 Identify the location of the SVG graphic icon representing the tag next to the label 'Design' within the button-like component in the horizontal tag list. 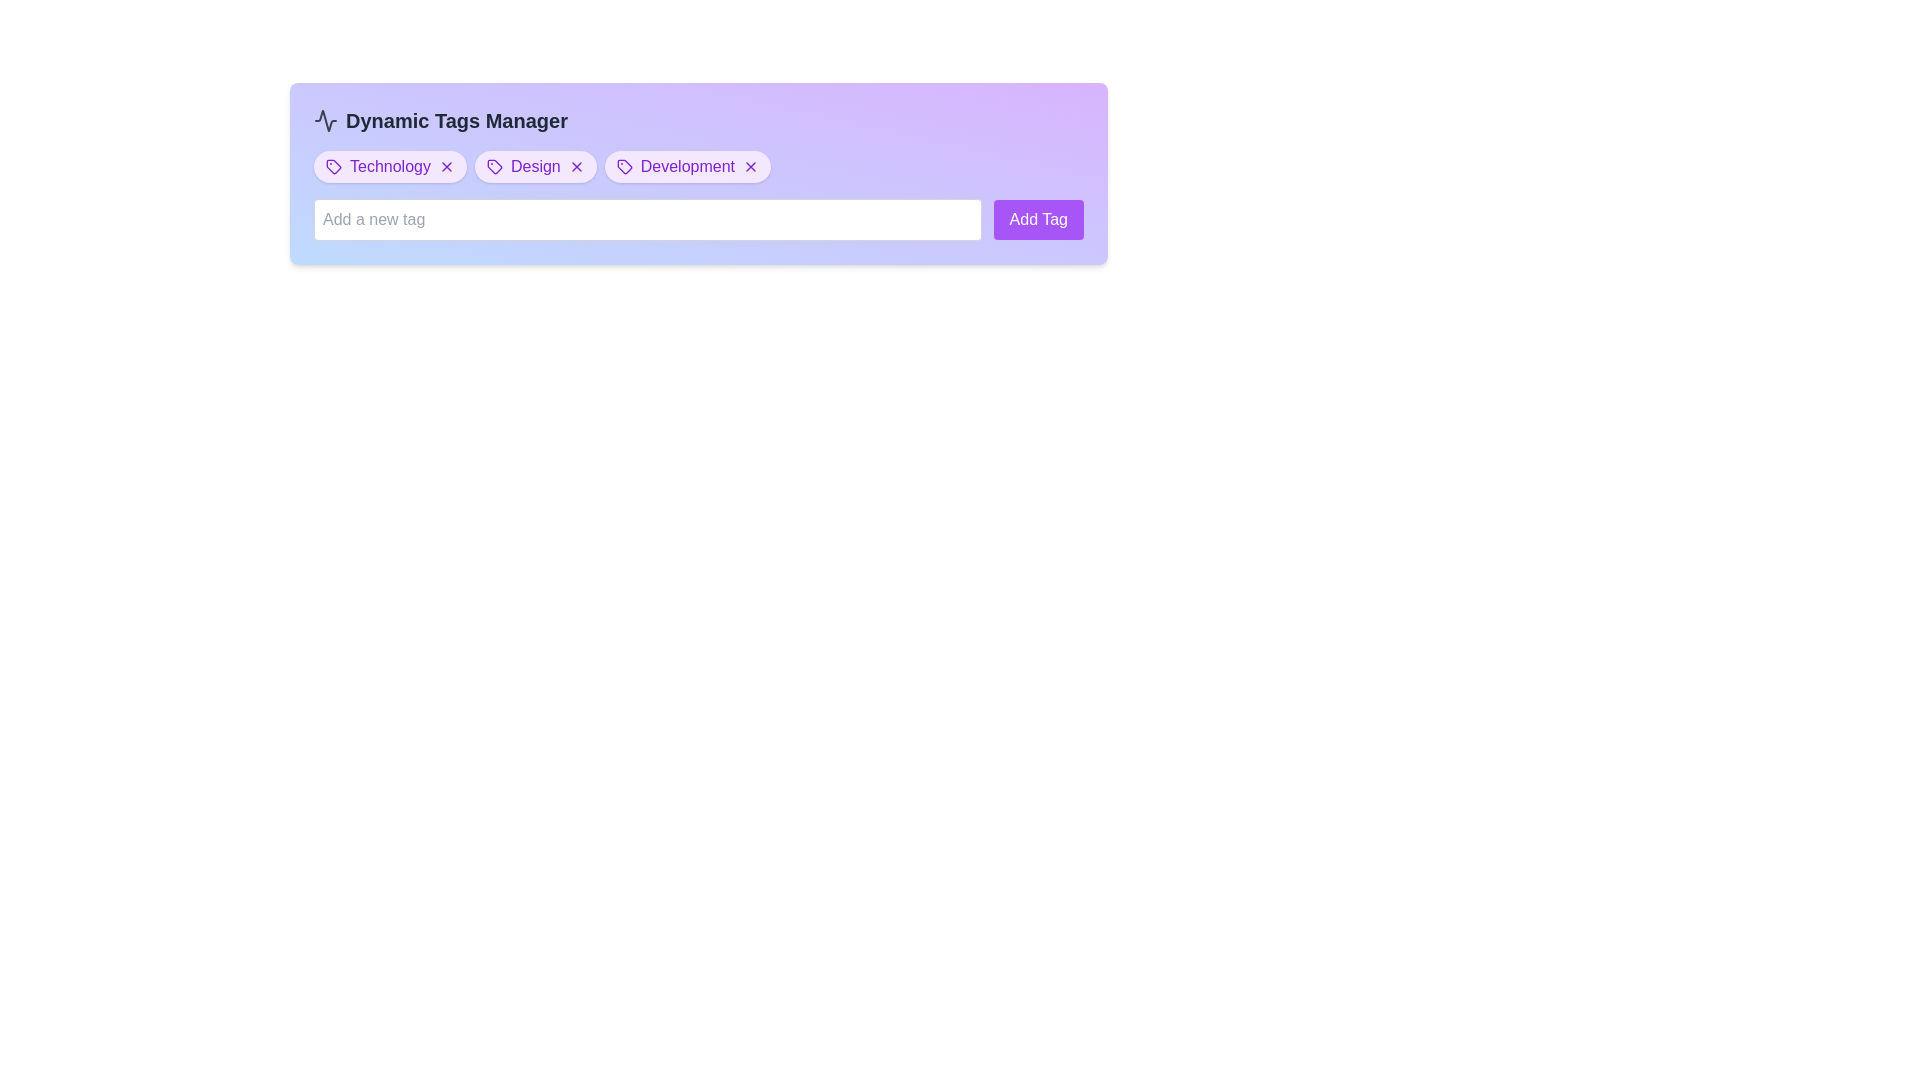
(494, 165).